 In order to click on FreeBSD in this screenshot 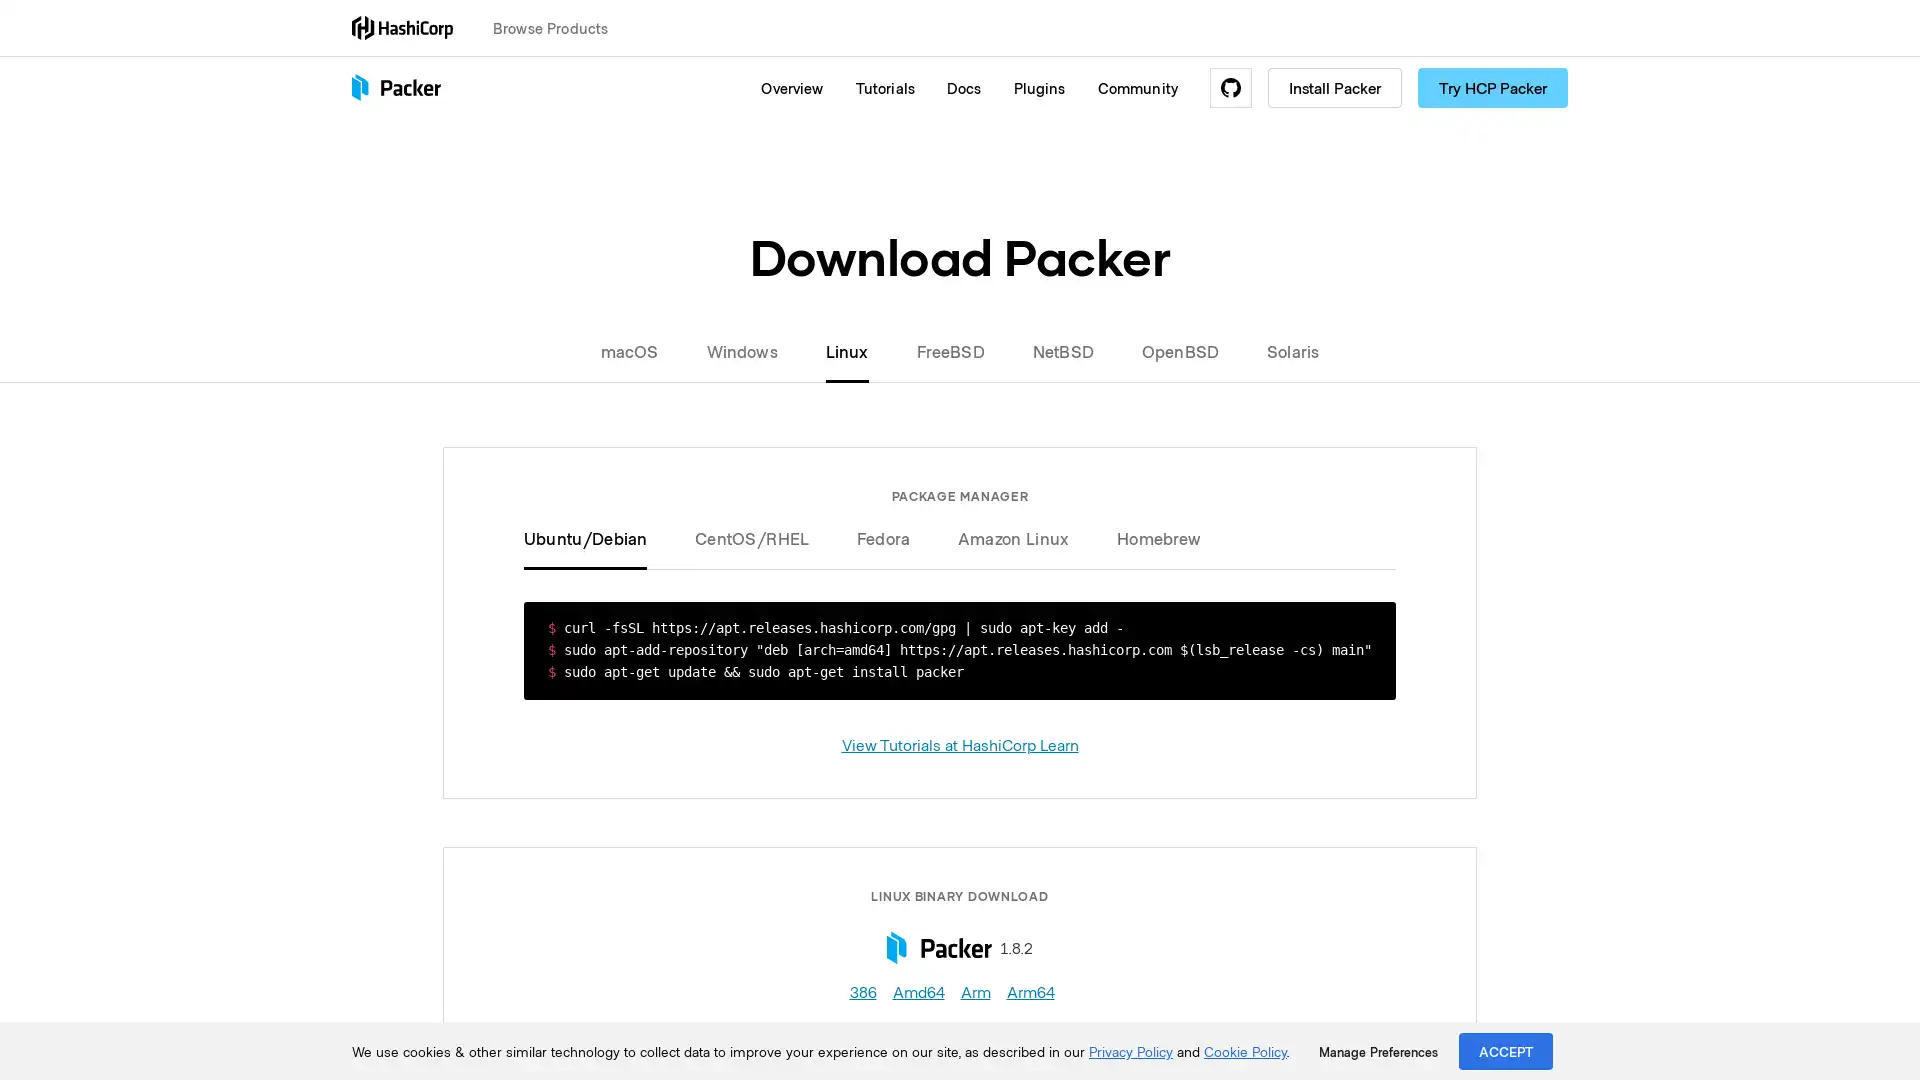, I will do `click(949, 350)`.